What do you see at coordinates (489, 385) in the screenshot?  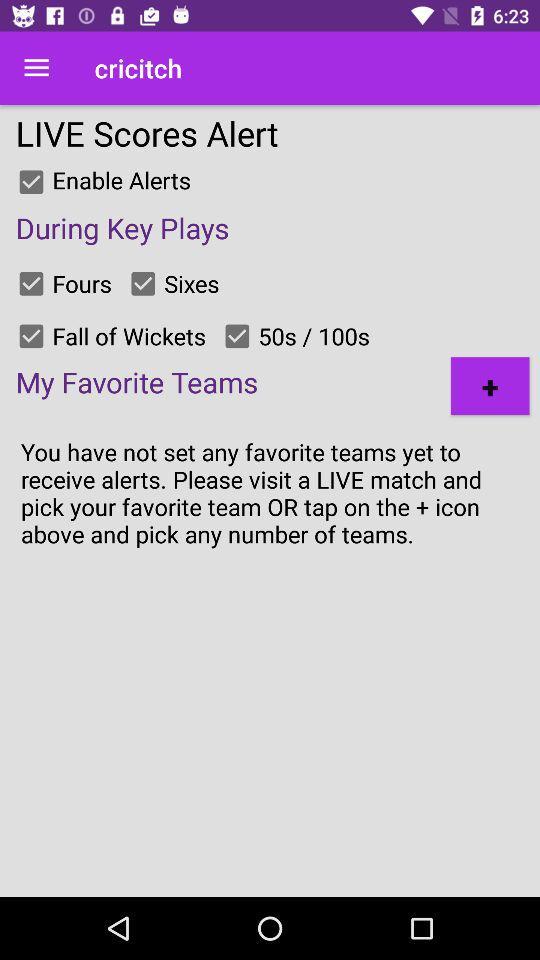 I see `icon above you have not` at bounding box center [489, 385].